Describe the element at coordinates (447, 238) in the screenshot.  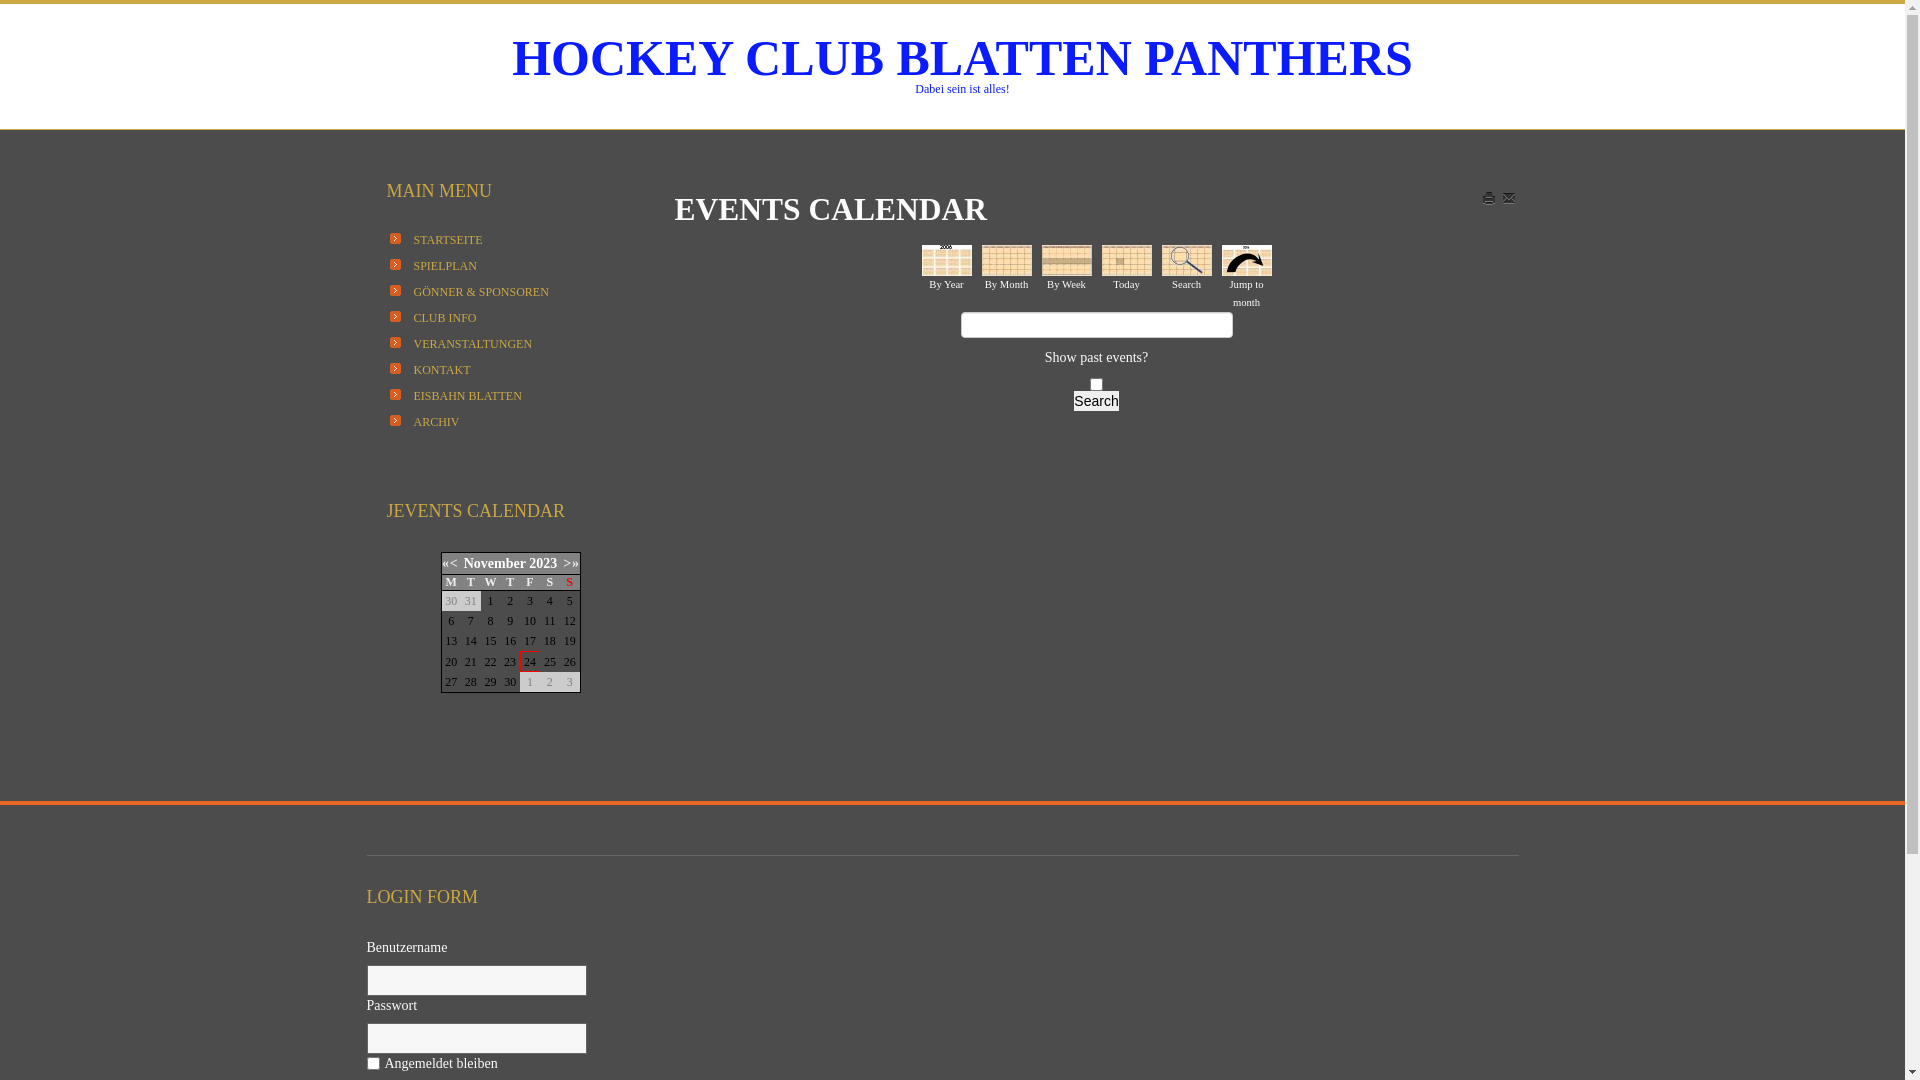
I see `'STARTSEITE'` at that location.